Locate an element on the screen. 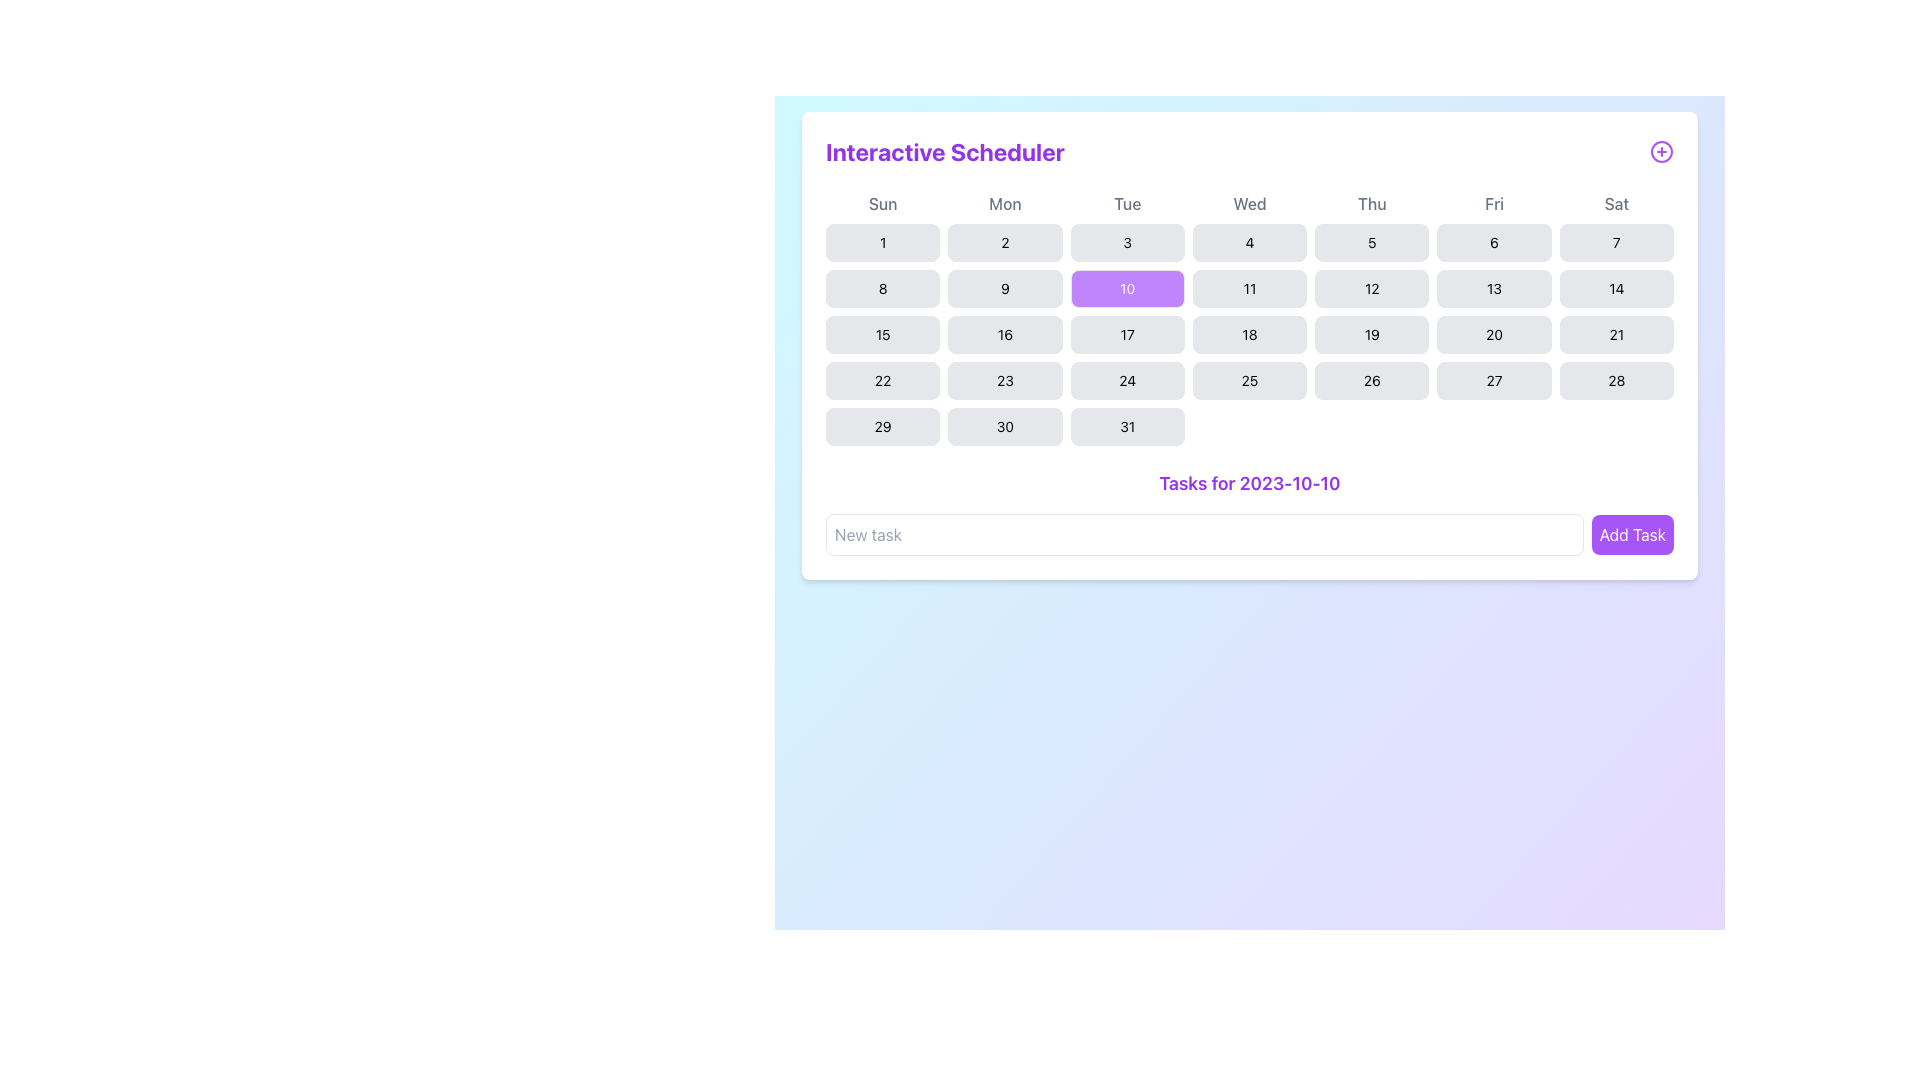 Image resolution: width=1920 pixels, height=1080 pixels. the button displaying the number '19' in the fifth box of the fifth row in the calendar layout, located under the 'Thu' column is located at coordinates (1371, 334).